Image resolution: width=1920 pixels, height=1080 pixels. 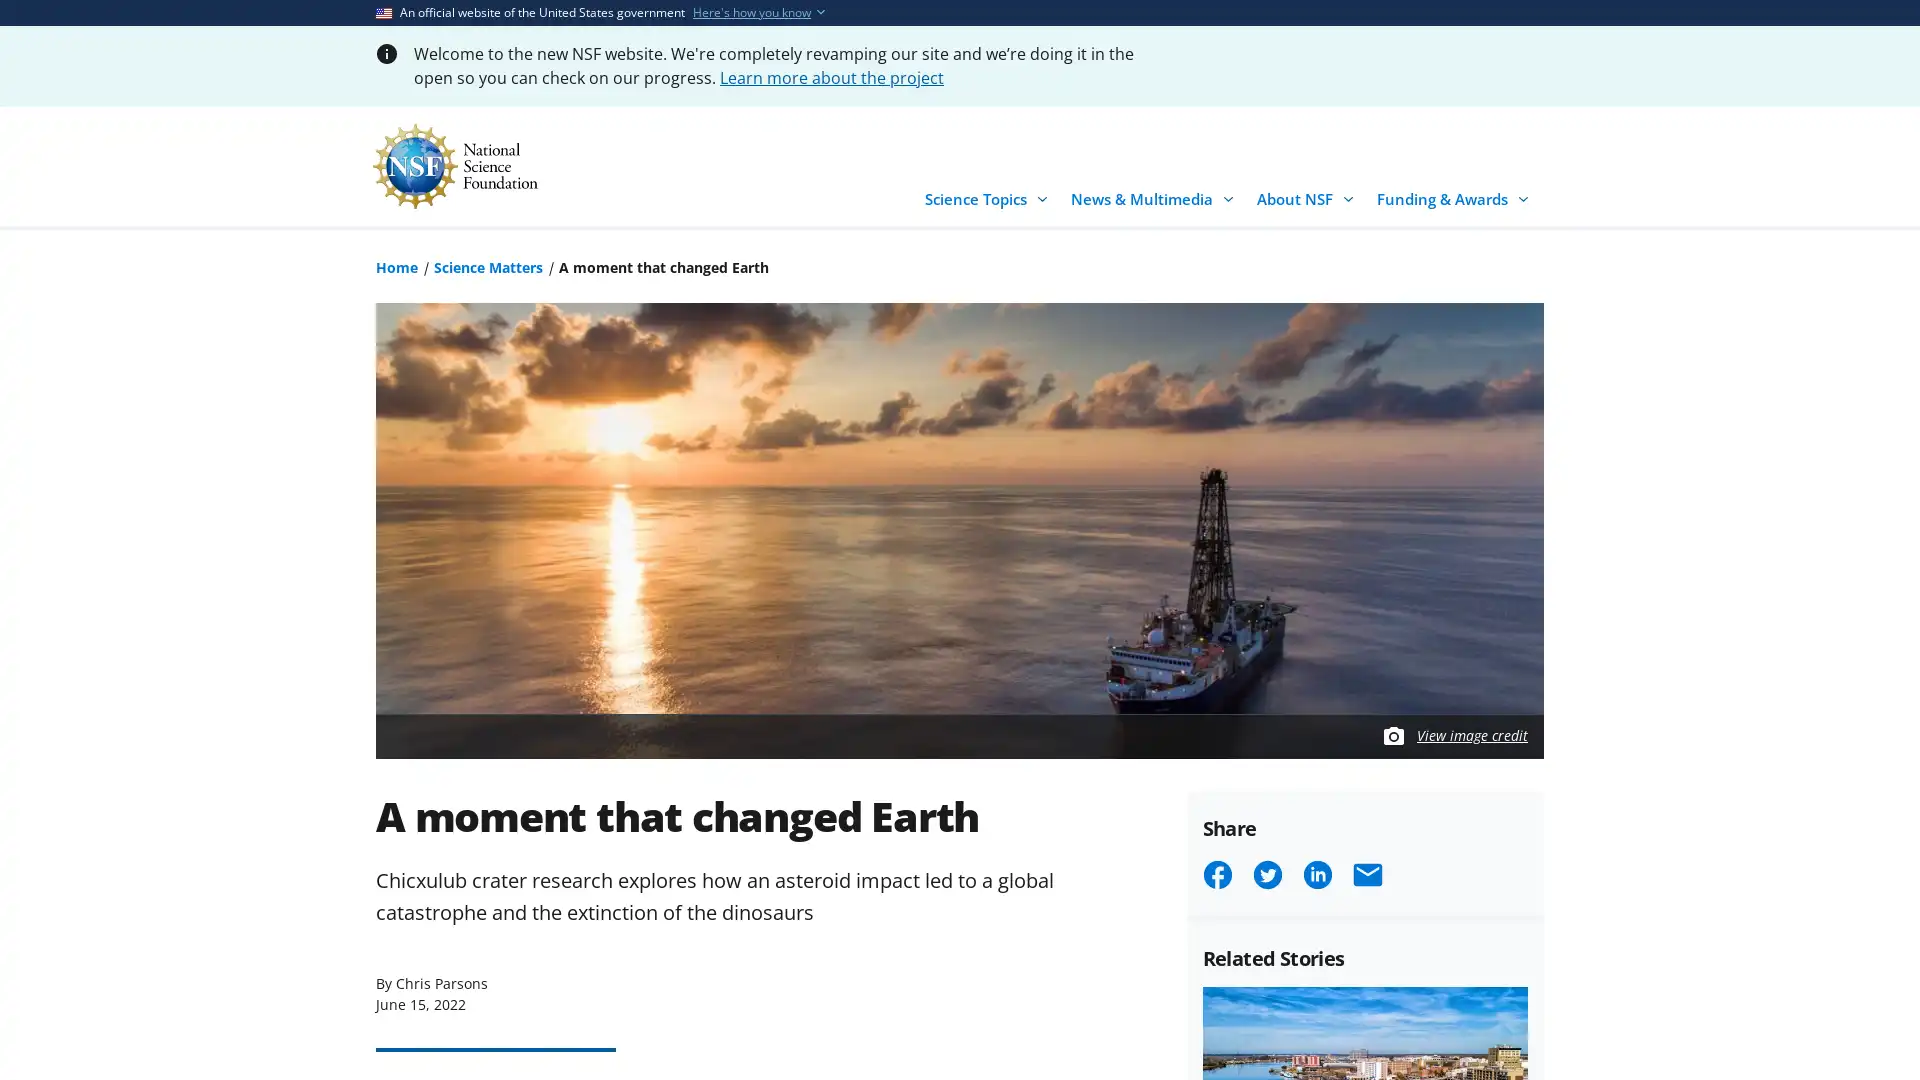 I want to click on Science Topics, so click(x=989, y=193).